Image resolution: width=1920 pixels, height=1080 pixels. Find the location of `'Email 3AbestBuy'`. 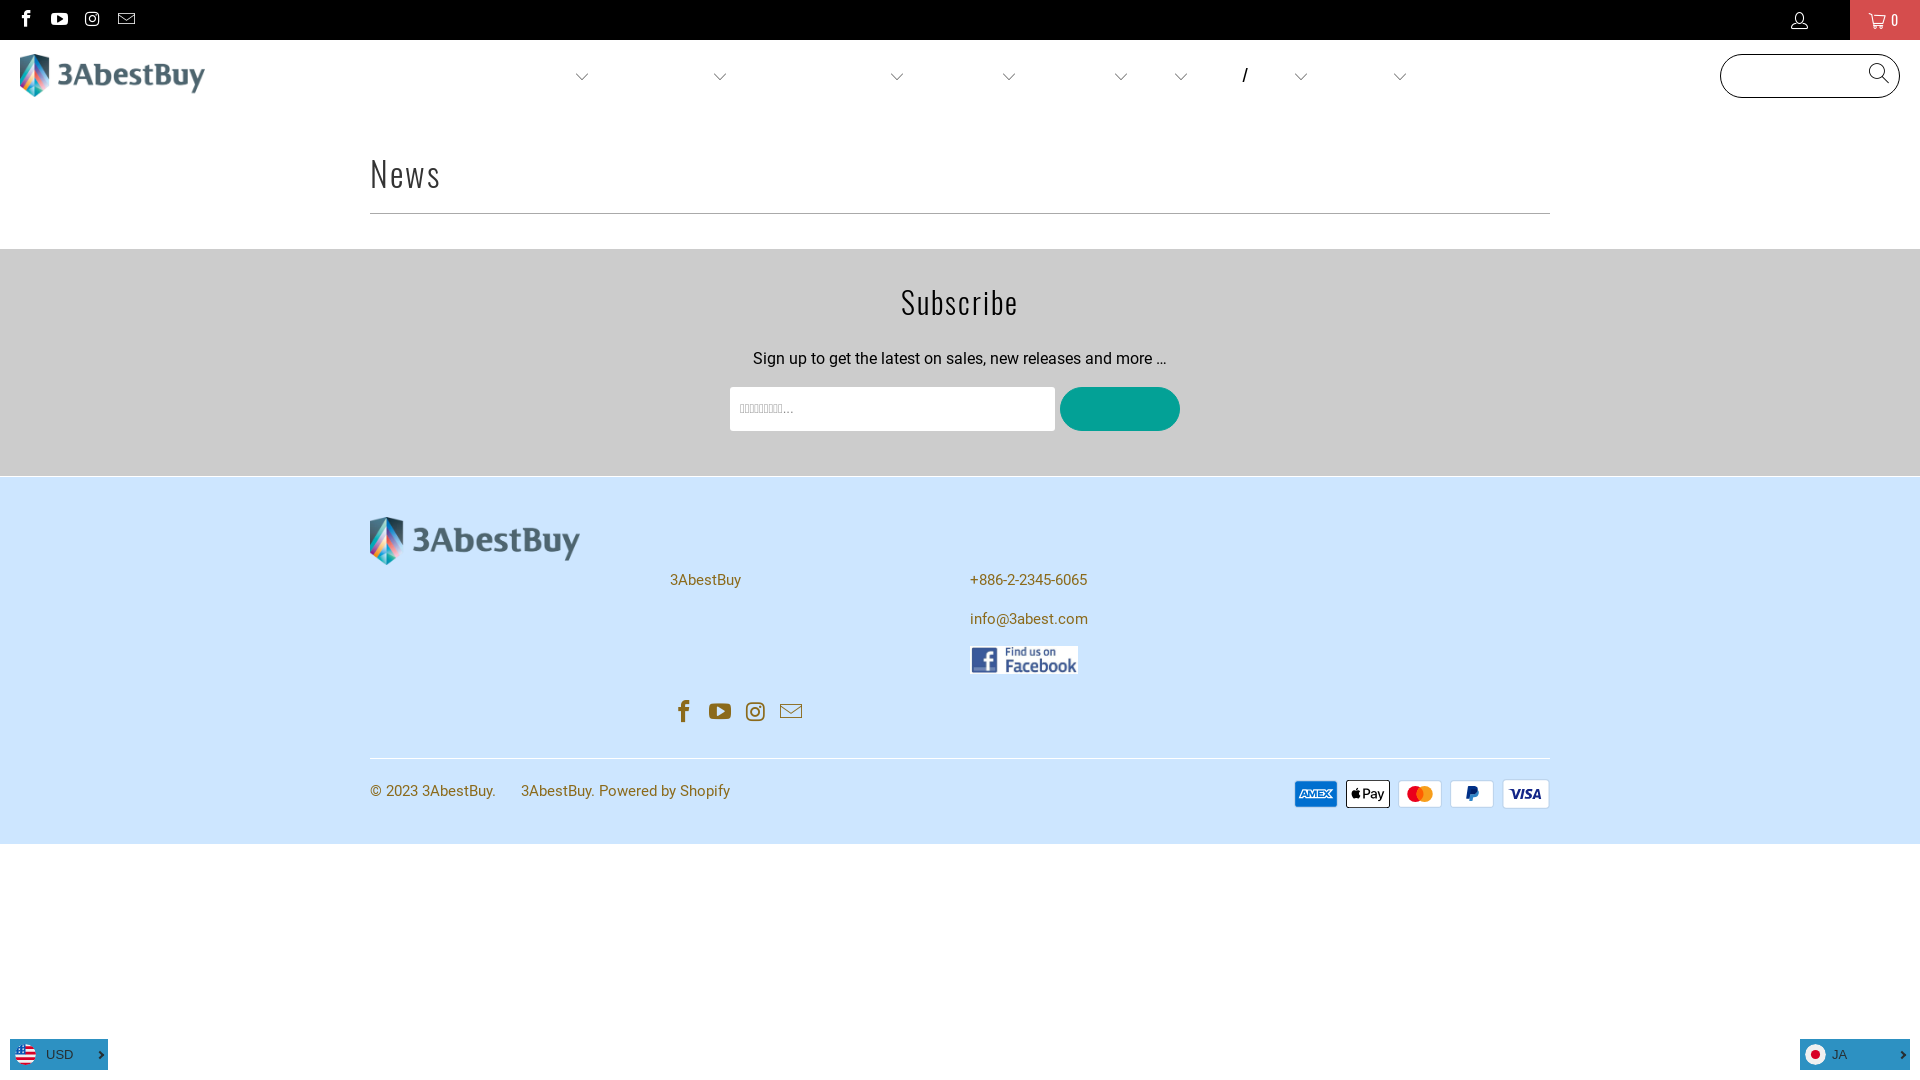

'Email 3AbestBuy' is located at coordinates (791, 712).